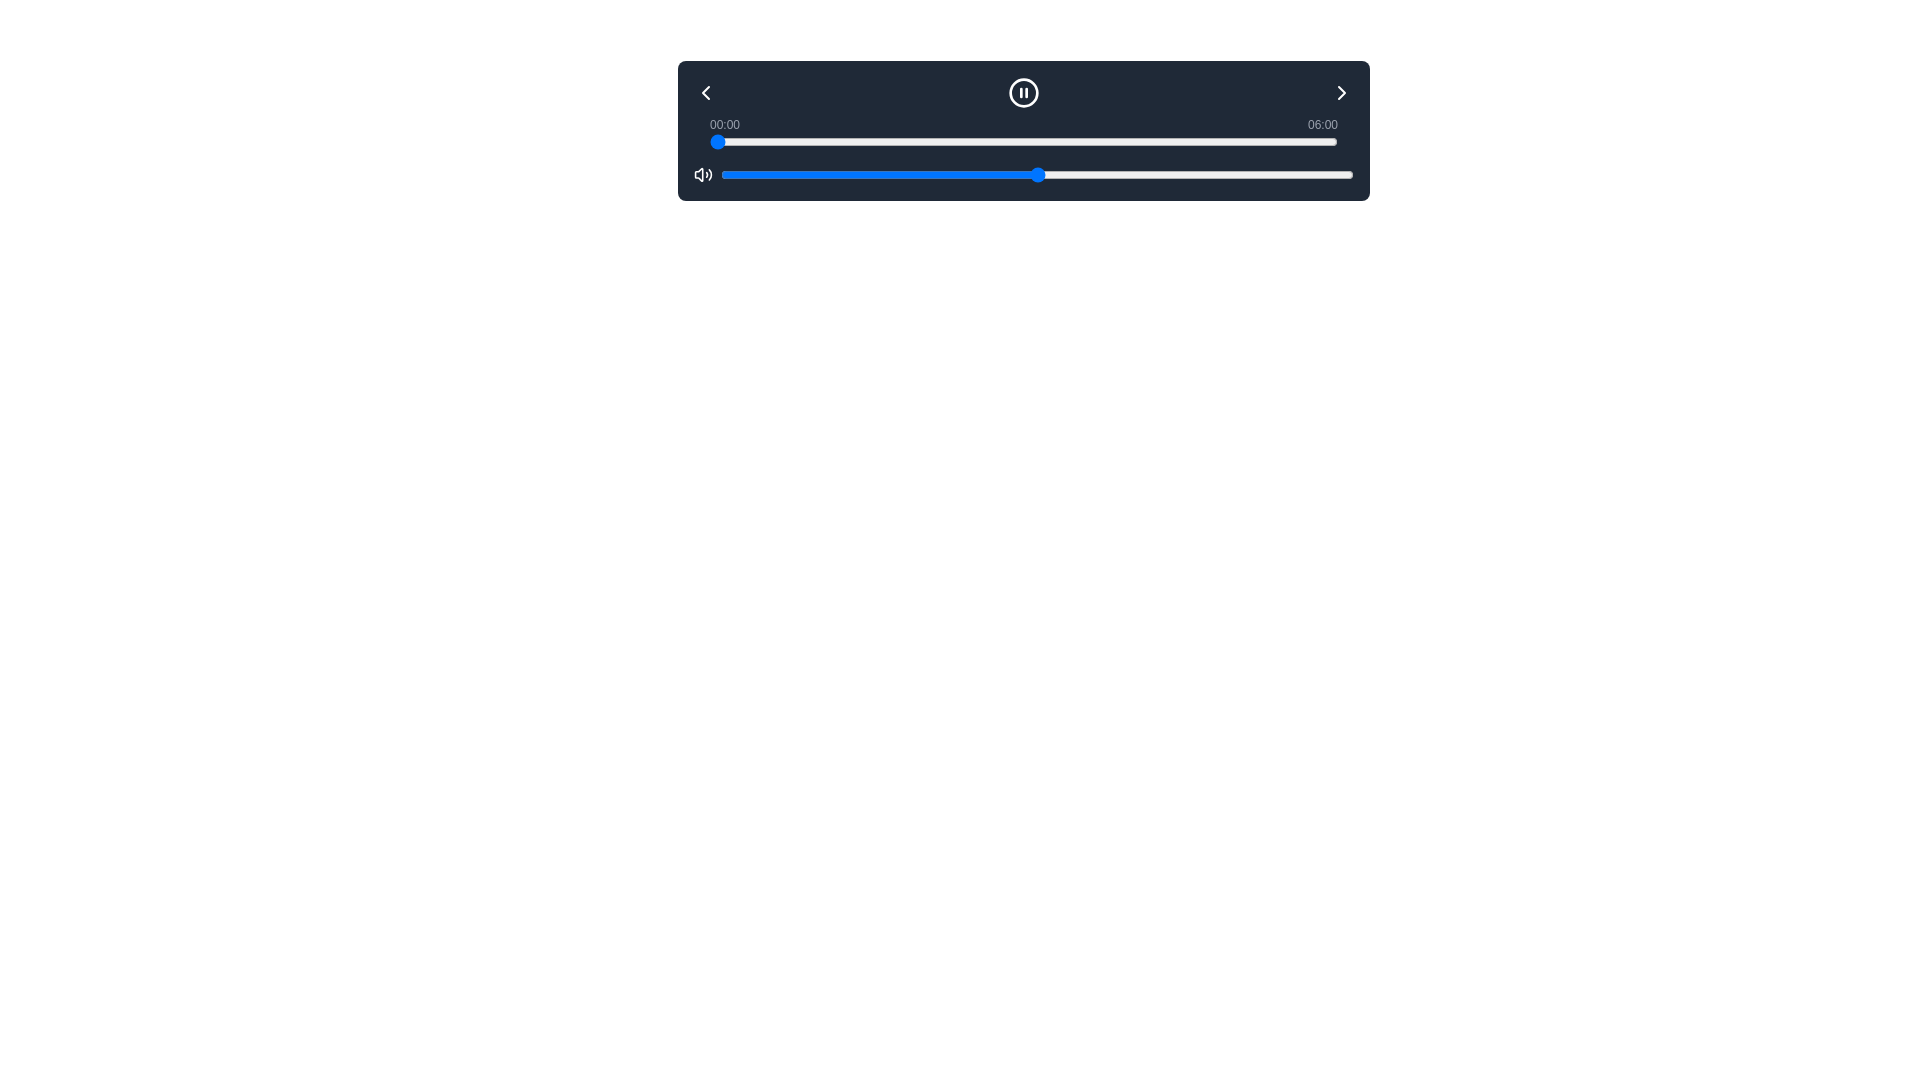 This screenshot has width=1920, height=1080. Describe the element at coordinates (1151, 173) in the screenshot. I see `volume` at that location.